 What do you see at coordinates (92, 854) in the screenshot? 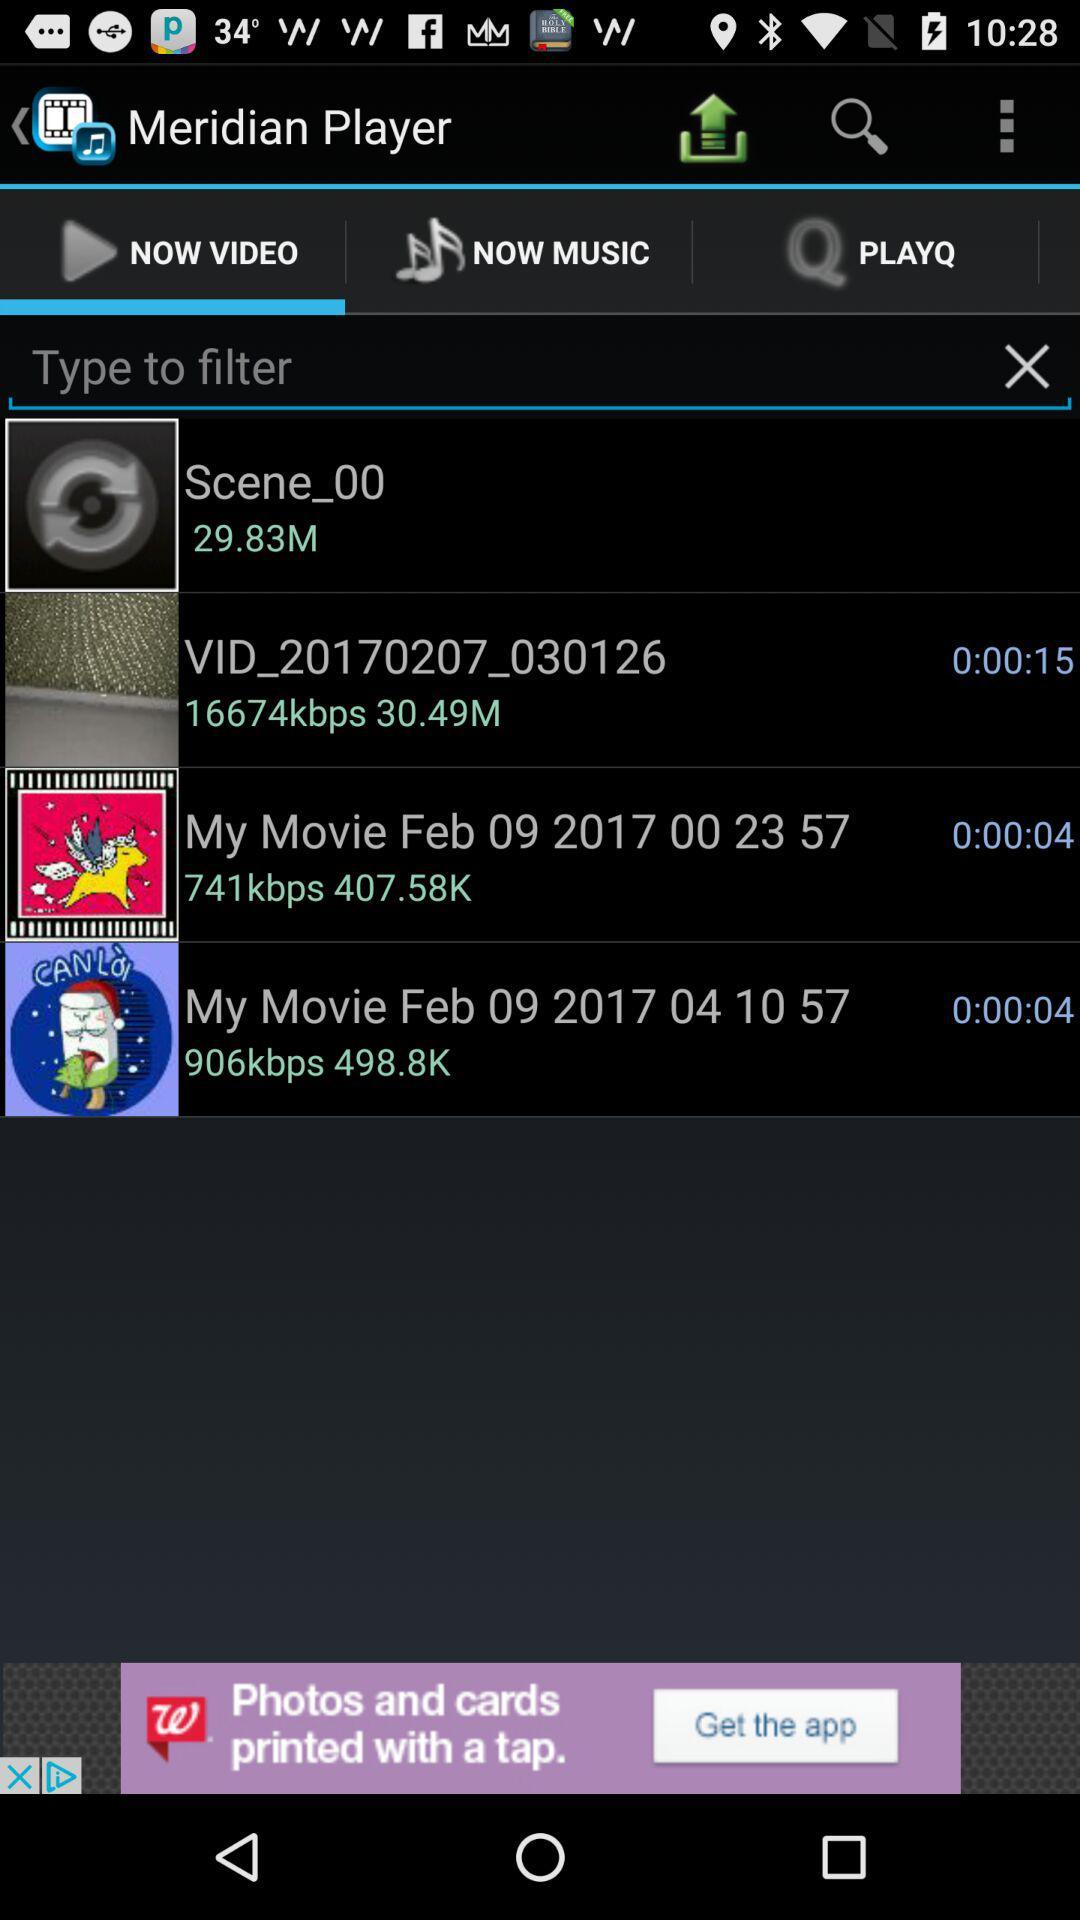
I see `the dragon image` at bounding box center [92, 854].